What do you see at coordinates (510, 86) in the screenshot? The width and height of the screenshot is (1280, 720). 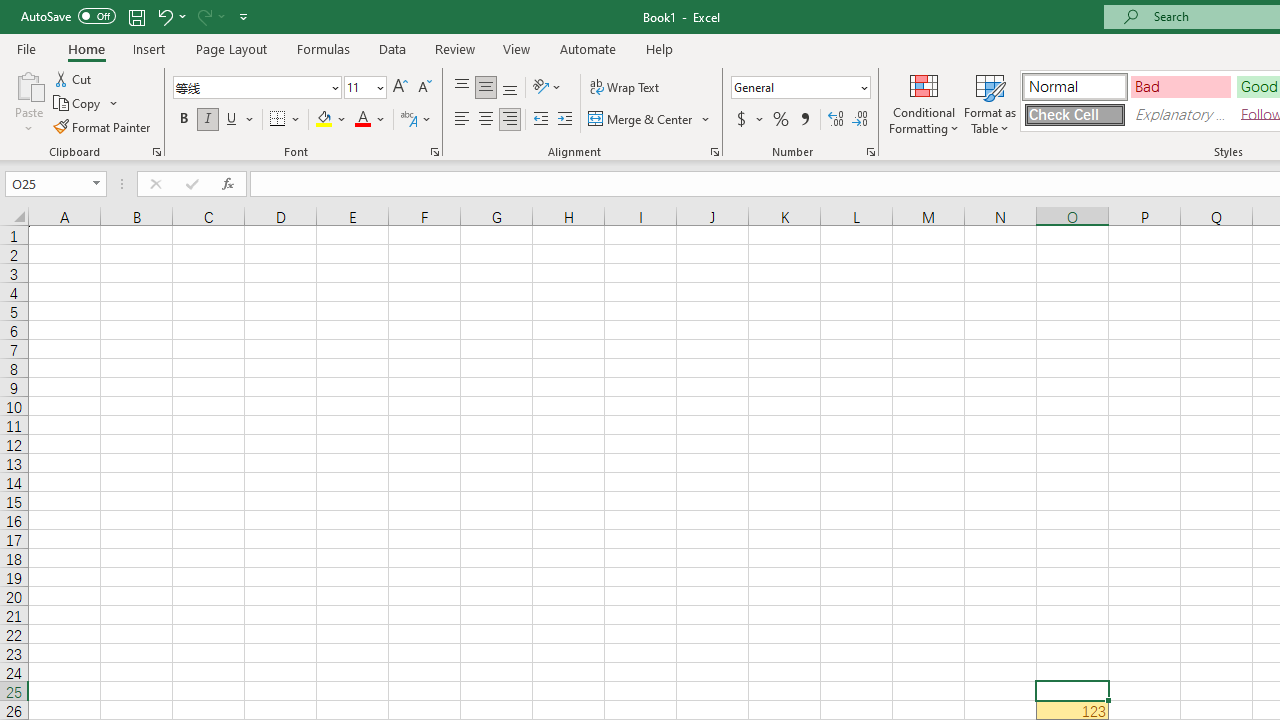 I see `'Bottom Align'` at bounding box center [510, 86].